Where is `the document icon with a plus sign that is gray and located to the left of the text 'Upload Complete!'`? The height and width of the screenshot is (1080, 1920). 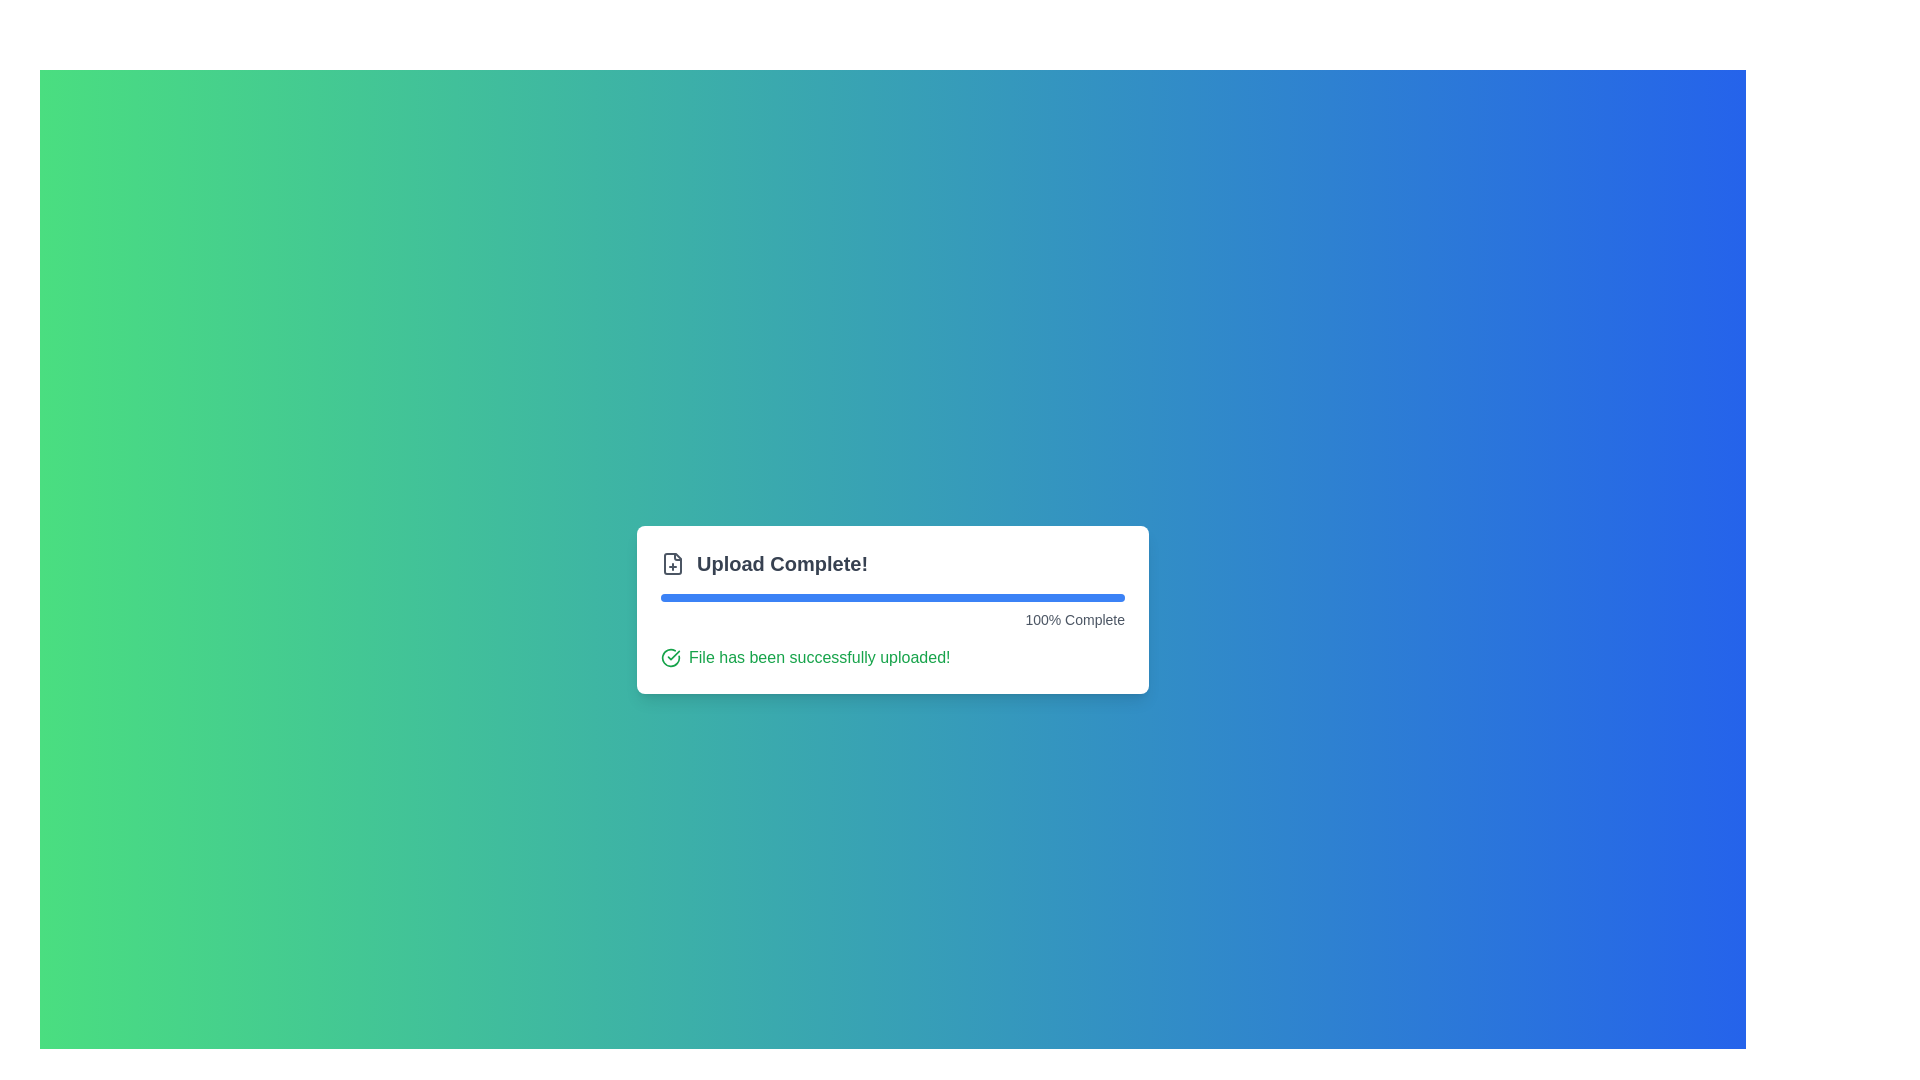 the document icon with a plus sign that is gray and located to the left of the text 'Upload Complete!' is located at coordinates (672, 563).